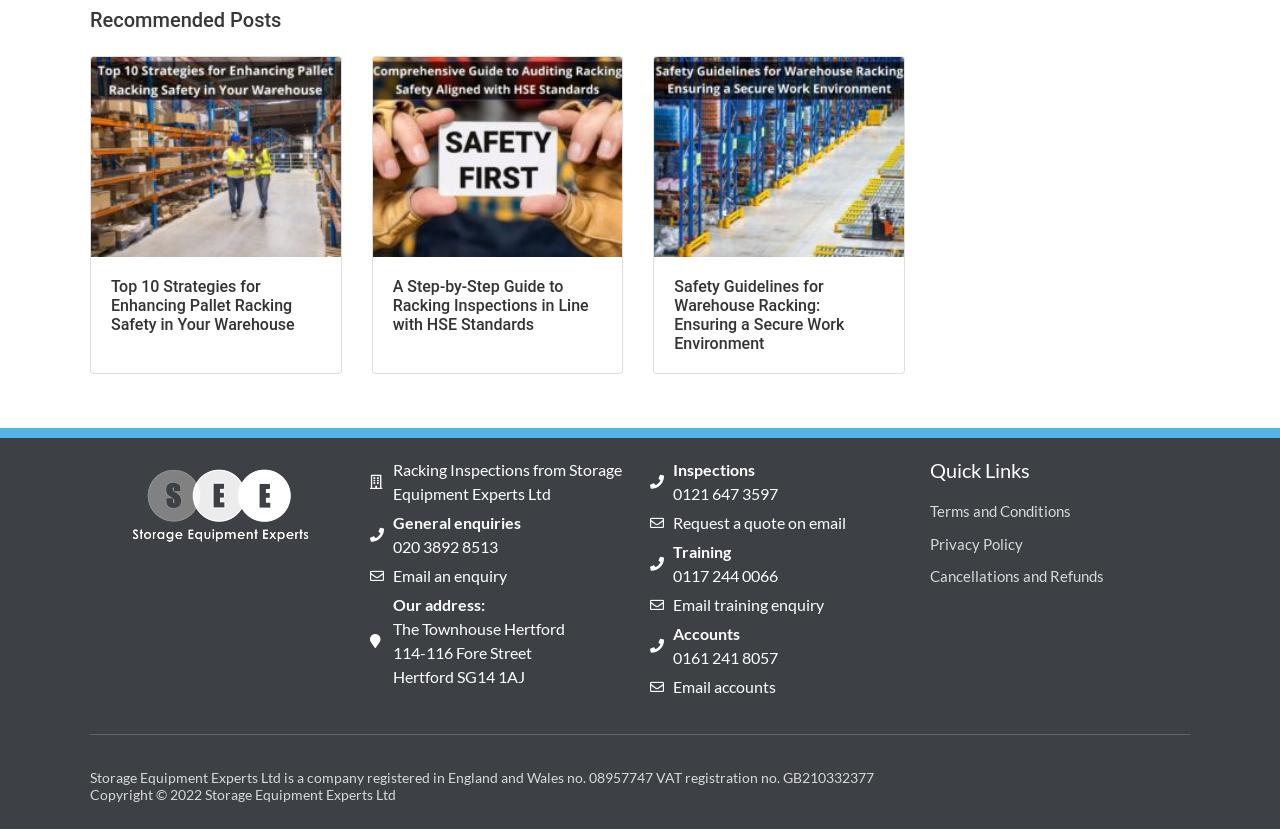 The image size is (1280, 829). What do you see at coordinates (88, 18) in the screenshot?
I see `'Recommended Posts'` at bounding box center [88, 18].